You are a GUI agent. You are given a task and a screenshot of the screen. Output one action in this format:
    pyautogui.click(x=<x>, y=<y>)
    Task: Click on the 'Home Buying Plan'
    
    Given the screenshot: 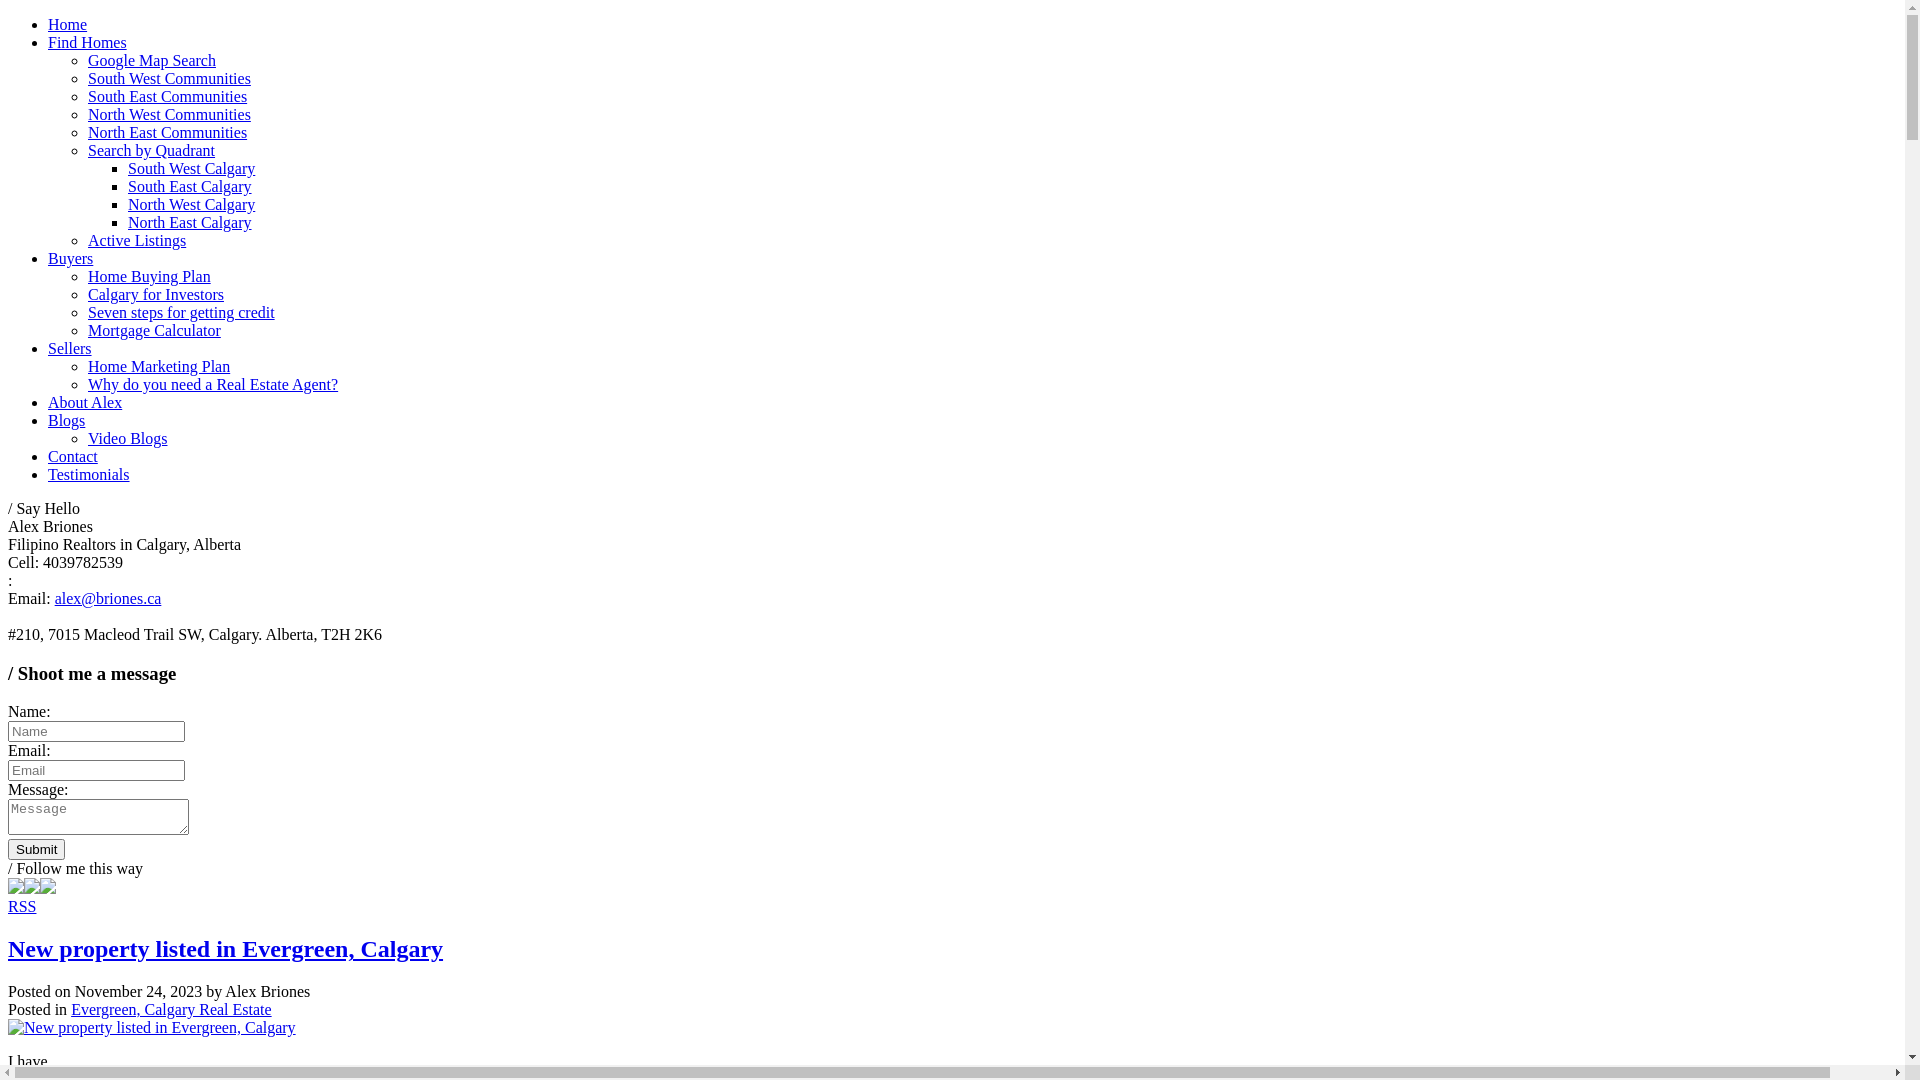 What is the action you would take?
    pyautogui.click(x=148, y=276)
    